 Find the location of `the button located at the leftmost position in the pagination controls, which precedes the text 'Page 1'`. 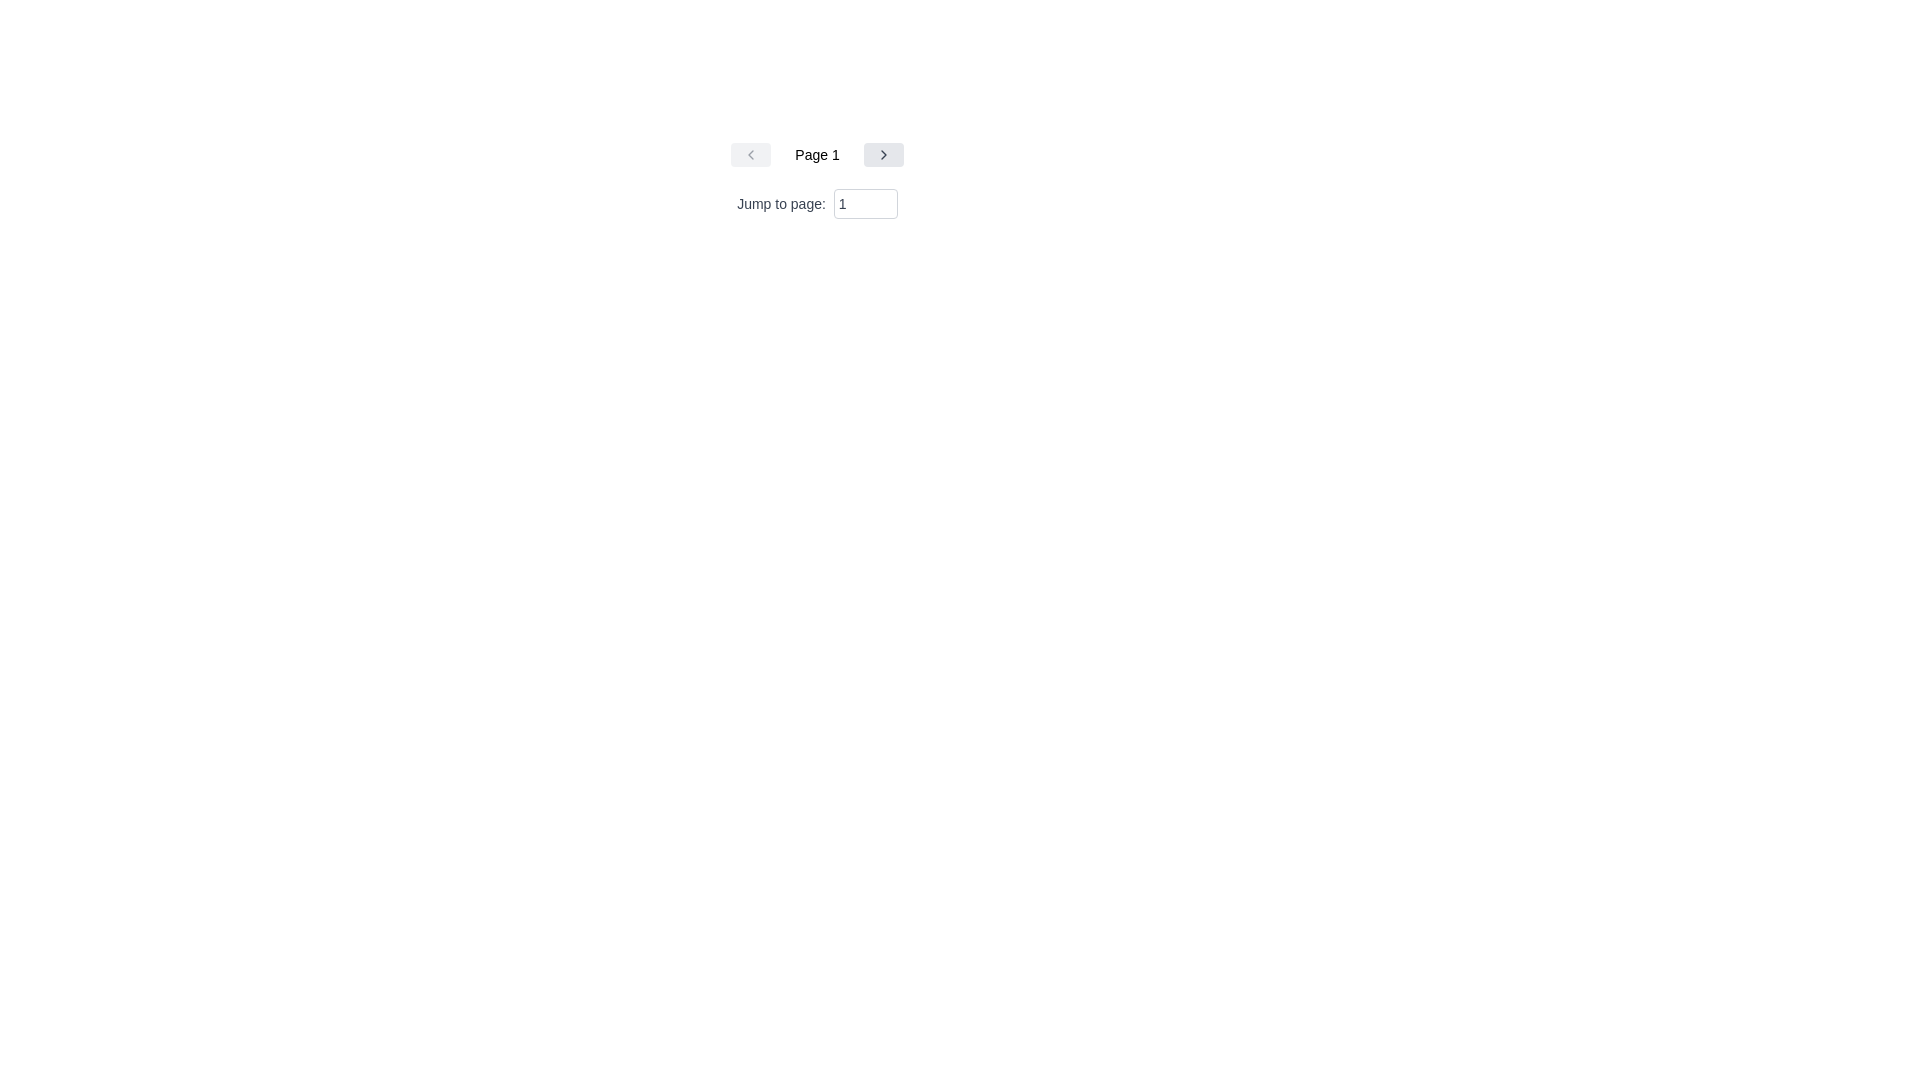

the button located at the leftmost position in the pagination controls, which precedes the text 'Page 1' is located at coordinates (750, 153).